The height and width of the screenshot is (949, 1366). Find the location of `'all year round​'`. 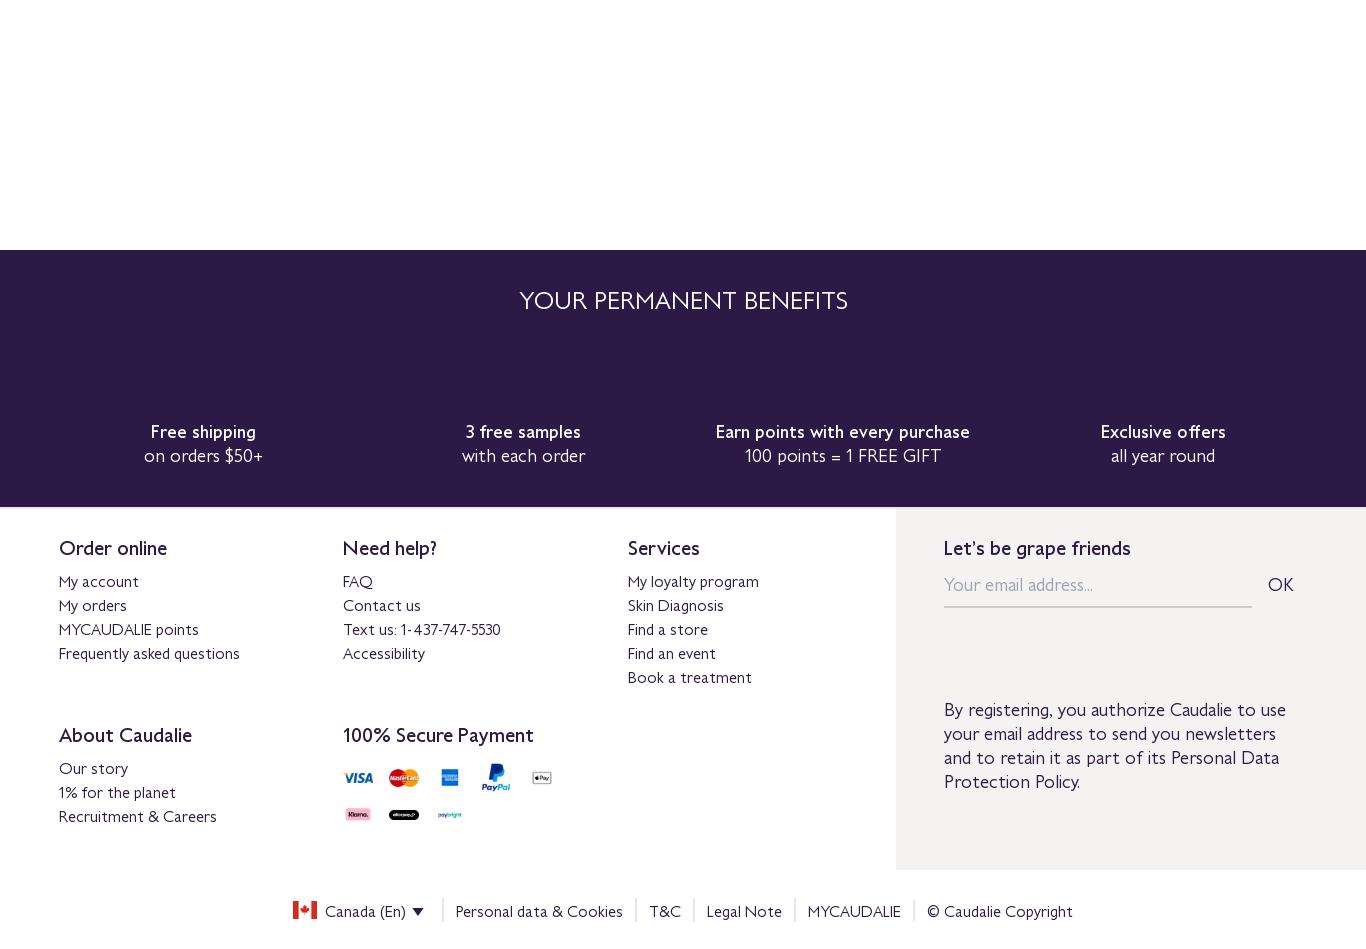

'all year round​' is located at coordinates (1163, 454).